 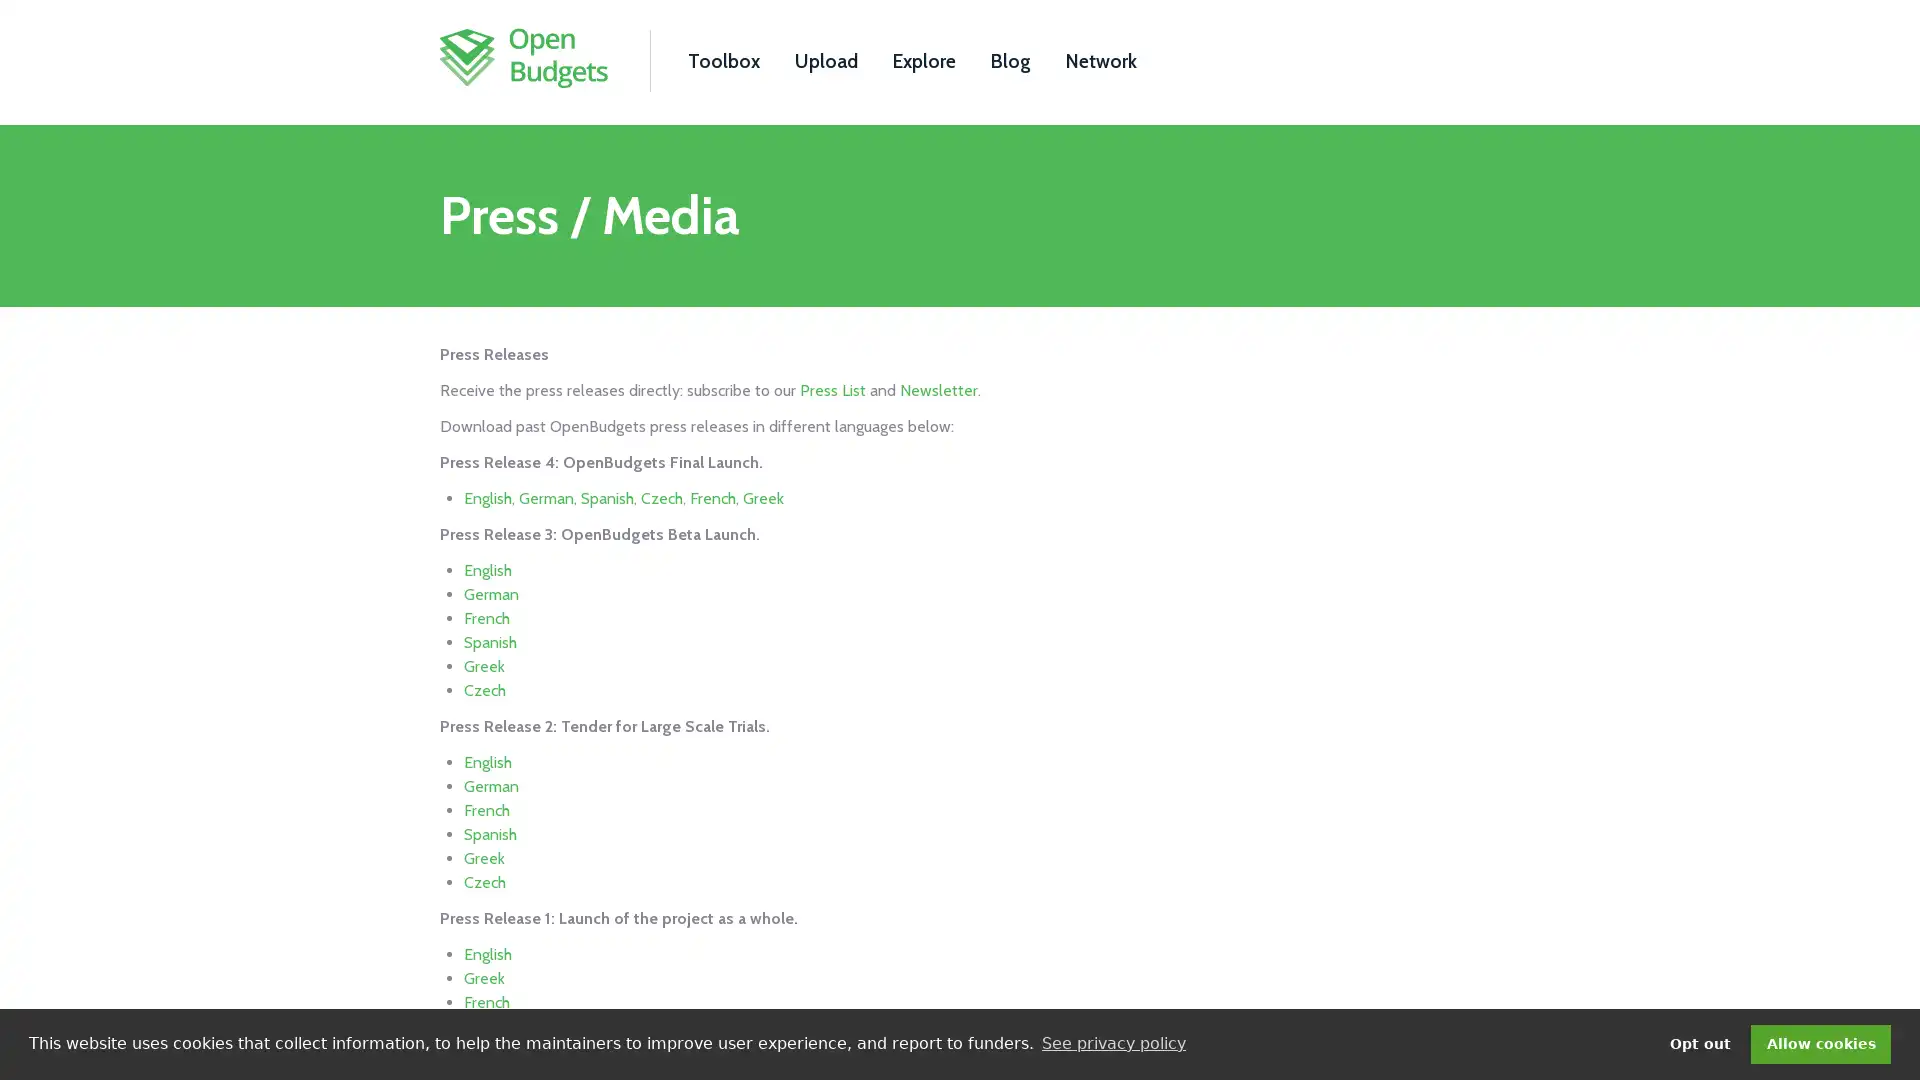 I want to click on dismiss cookie message, so click(x=1820, y=1043).